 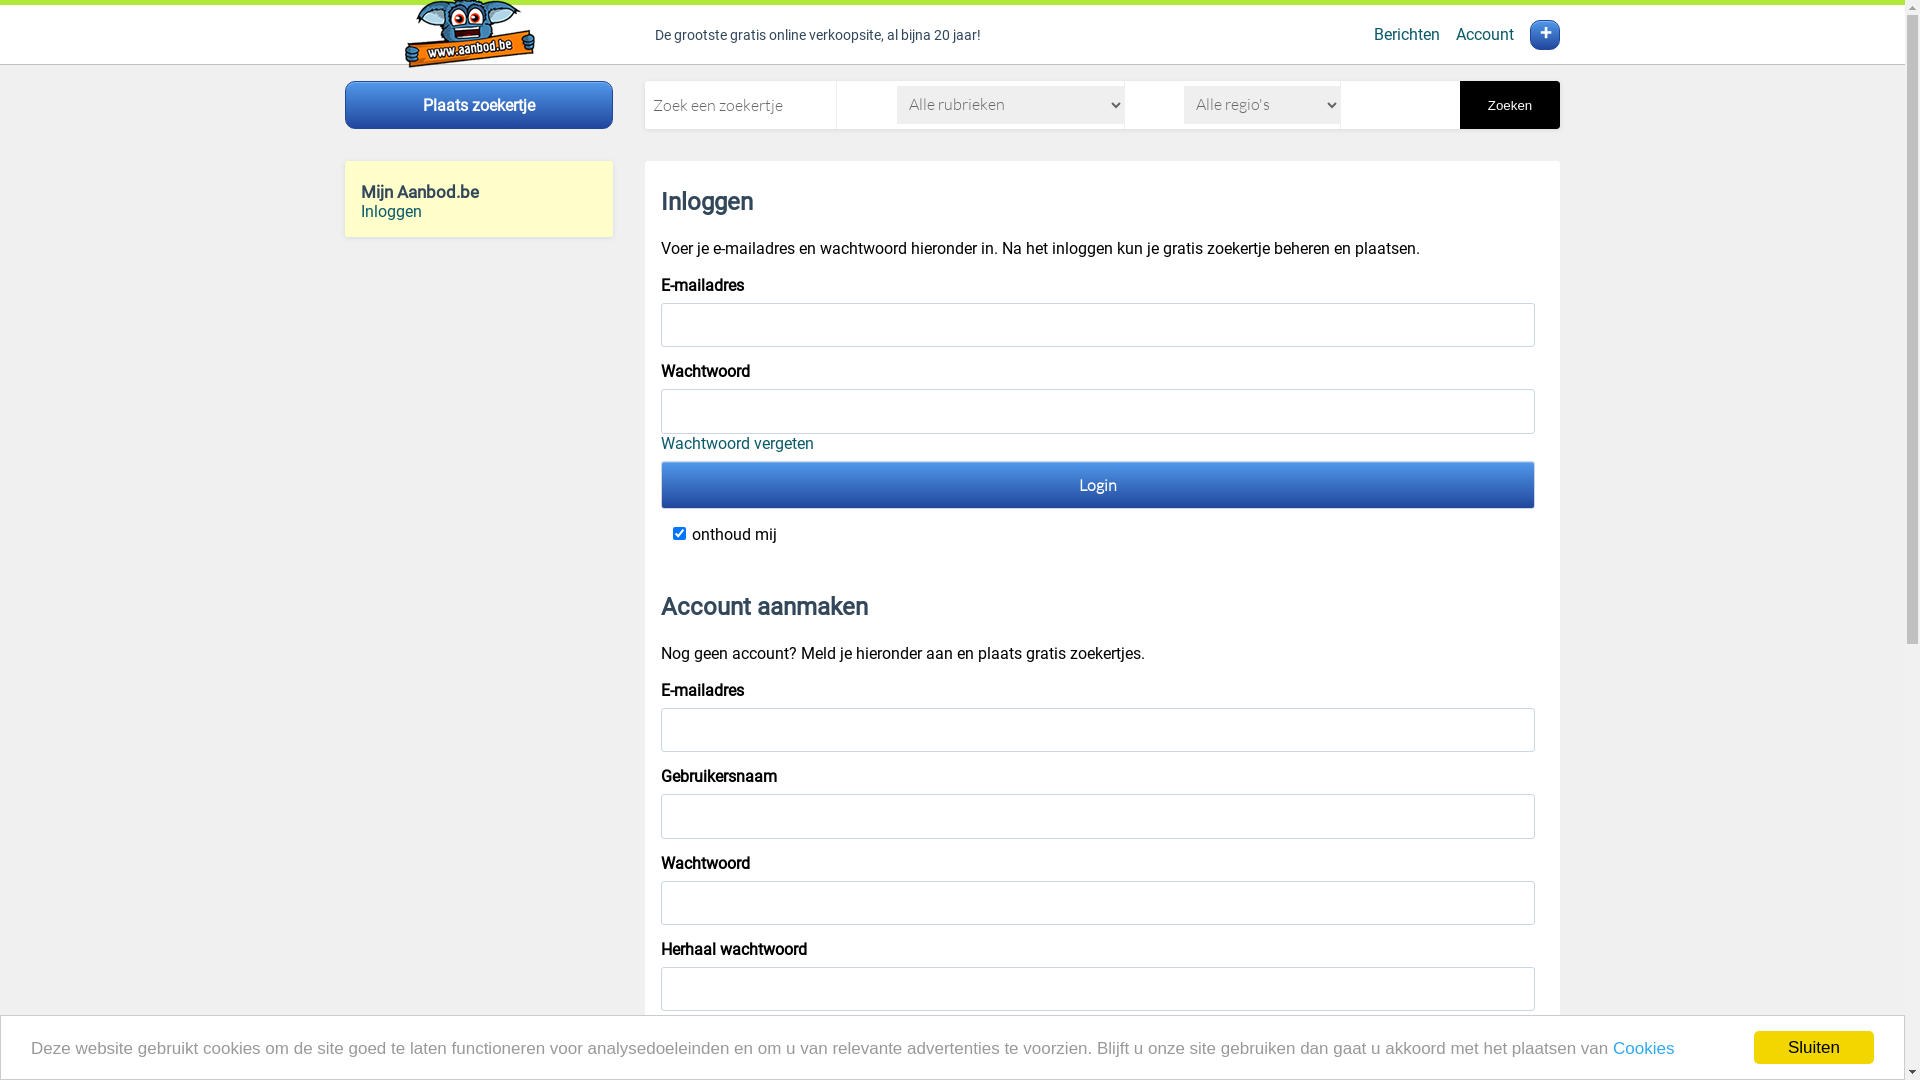 I want to click on 'Sluiten', so click(x=1814, y=1046).